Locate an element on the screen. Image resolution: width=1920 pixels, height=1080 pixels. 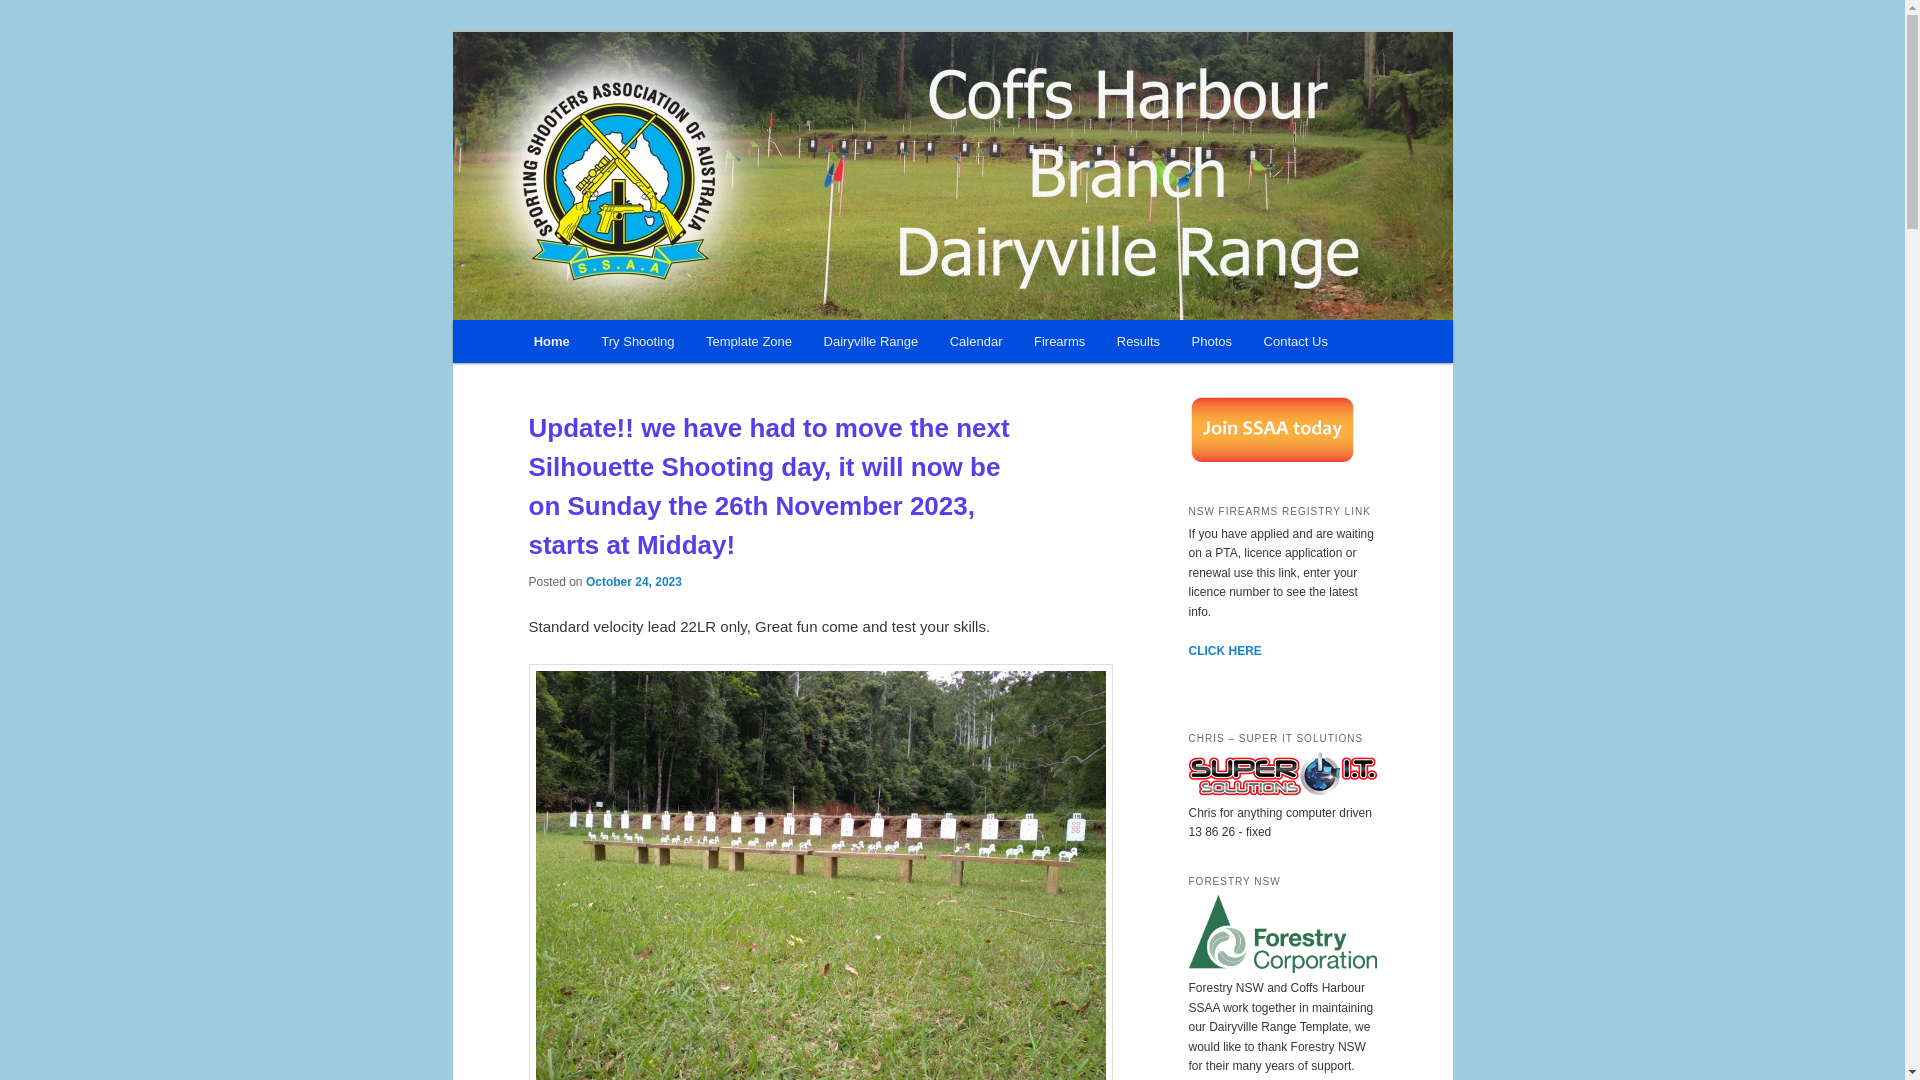
'Skip to primary content' is located at coordinates (622, 343).